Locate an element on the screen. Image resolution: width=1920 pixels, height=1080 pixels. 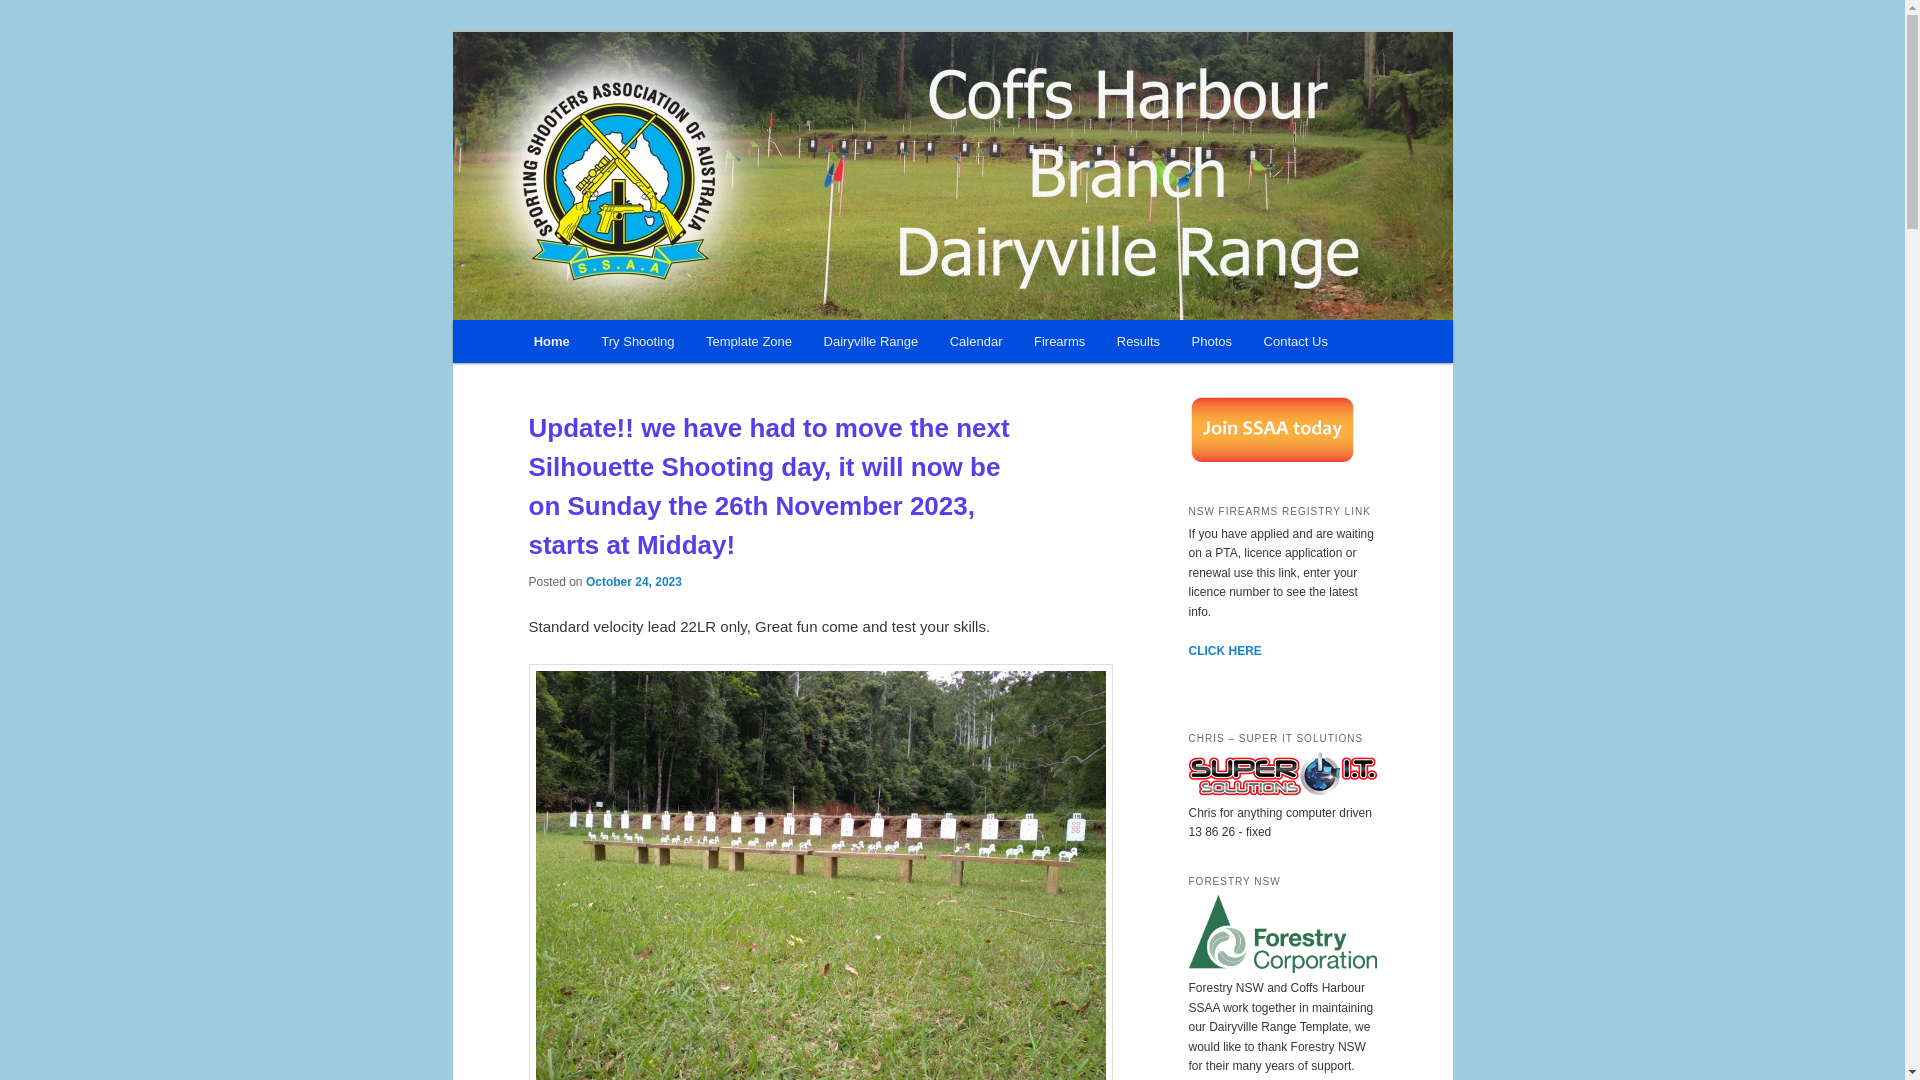
'Skip to primary content' is located at coordinates (622, 343).